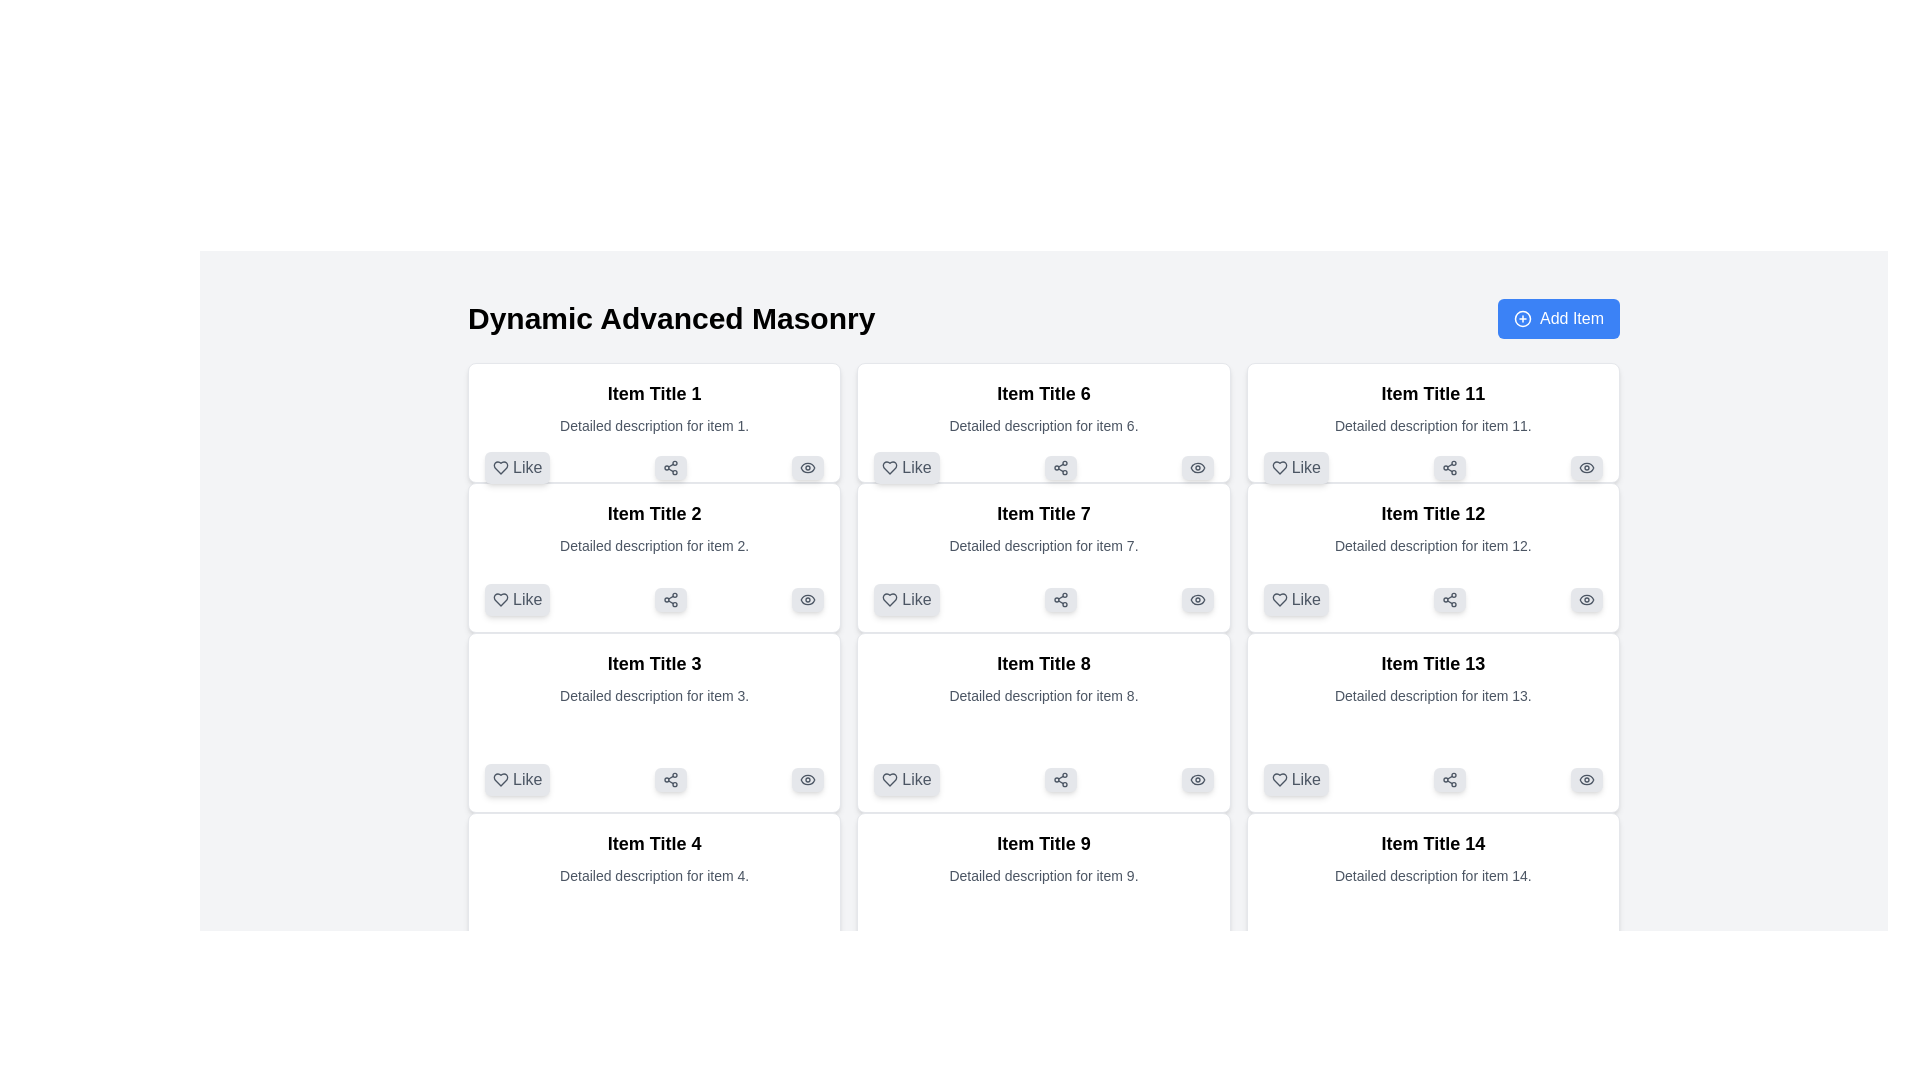 The width and height of the screenshot is (1920, 1080). Describe the element at coordinates (1432, 599) in the screenshot. I see `the share button located within the card titled 'Item Title 12', positioned below the descriptive text and between the 'Like' button and the 'Eye' icon button` at that location.